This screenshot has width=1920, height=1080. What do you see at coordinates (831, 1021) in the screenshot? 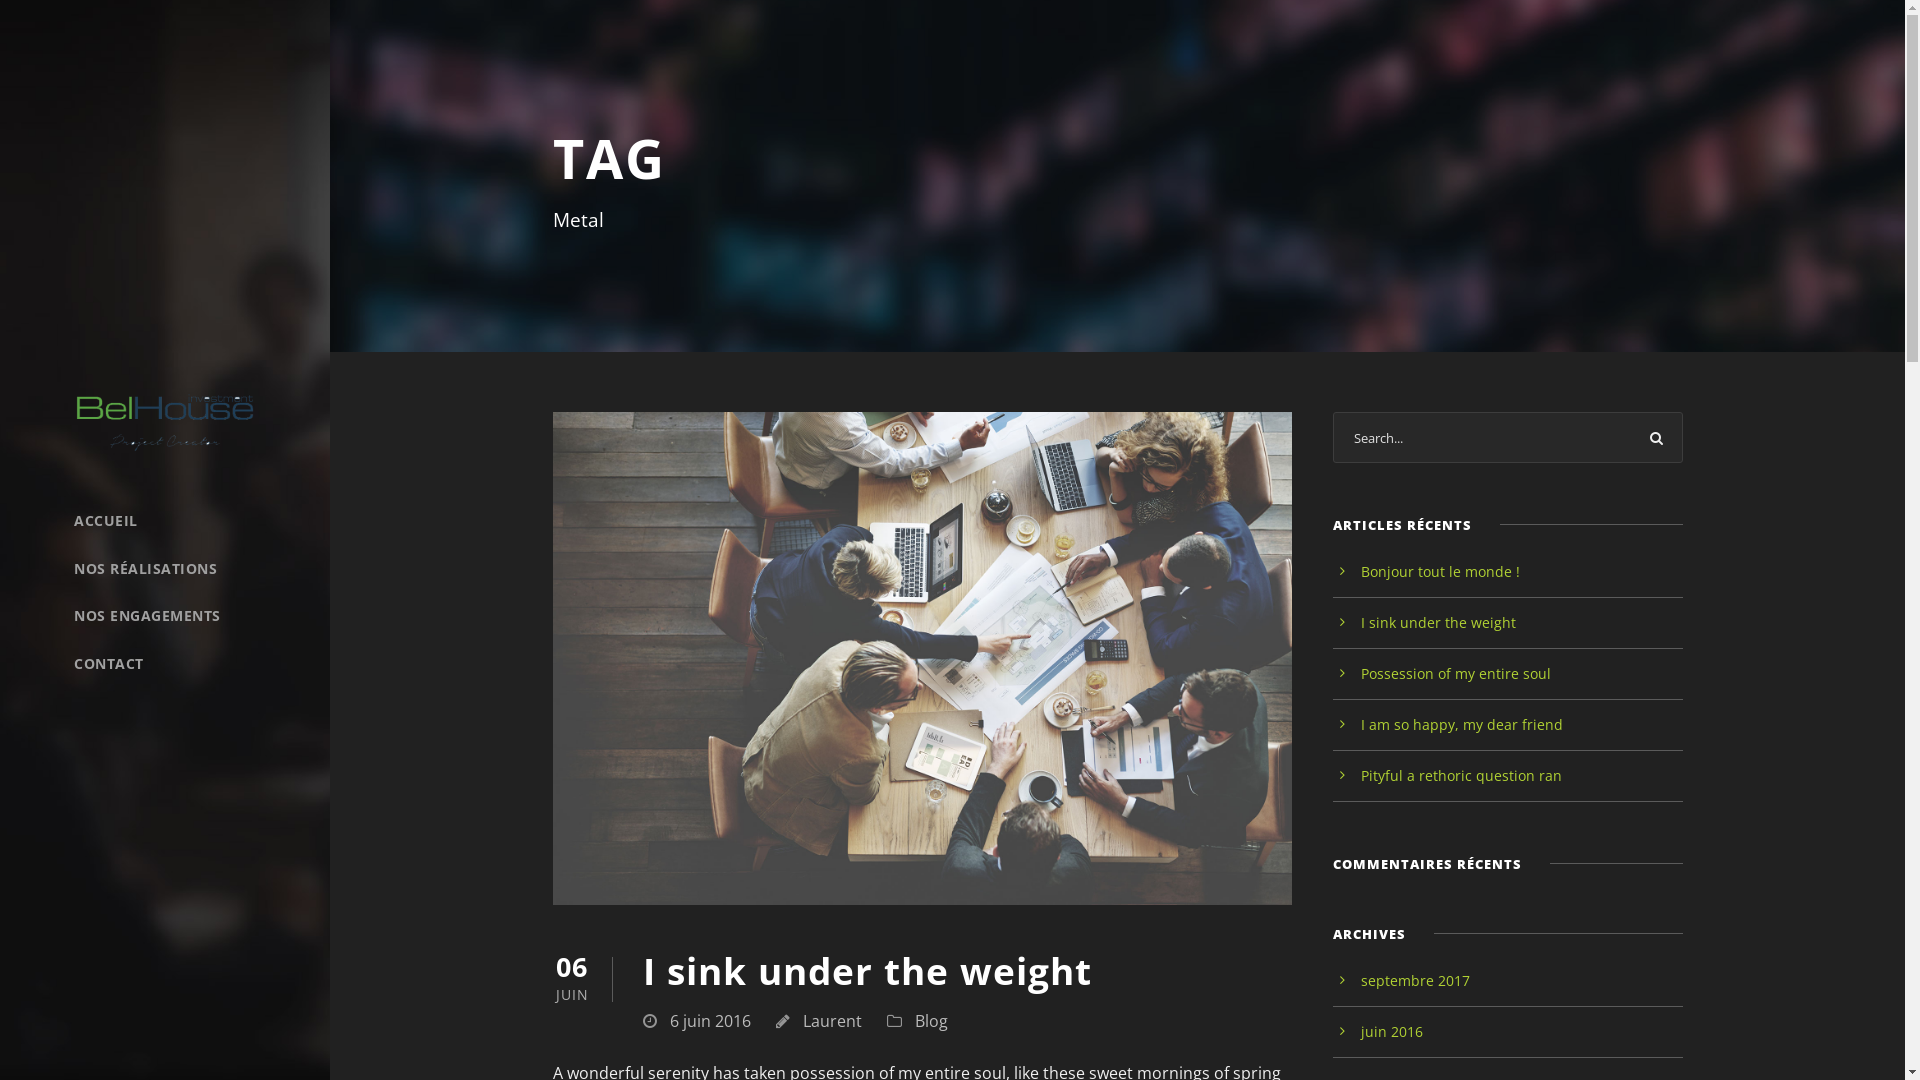
I see `'Laurent'` at bounding box center [831, 1021].